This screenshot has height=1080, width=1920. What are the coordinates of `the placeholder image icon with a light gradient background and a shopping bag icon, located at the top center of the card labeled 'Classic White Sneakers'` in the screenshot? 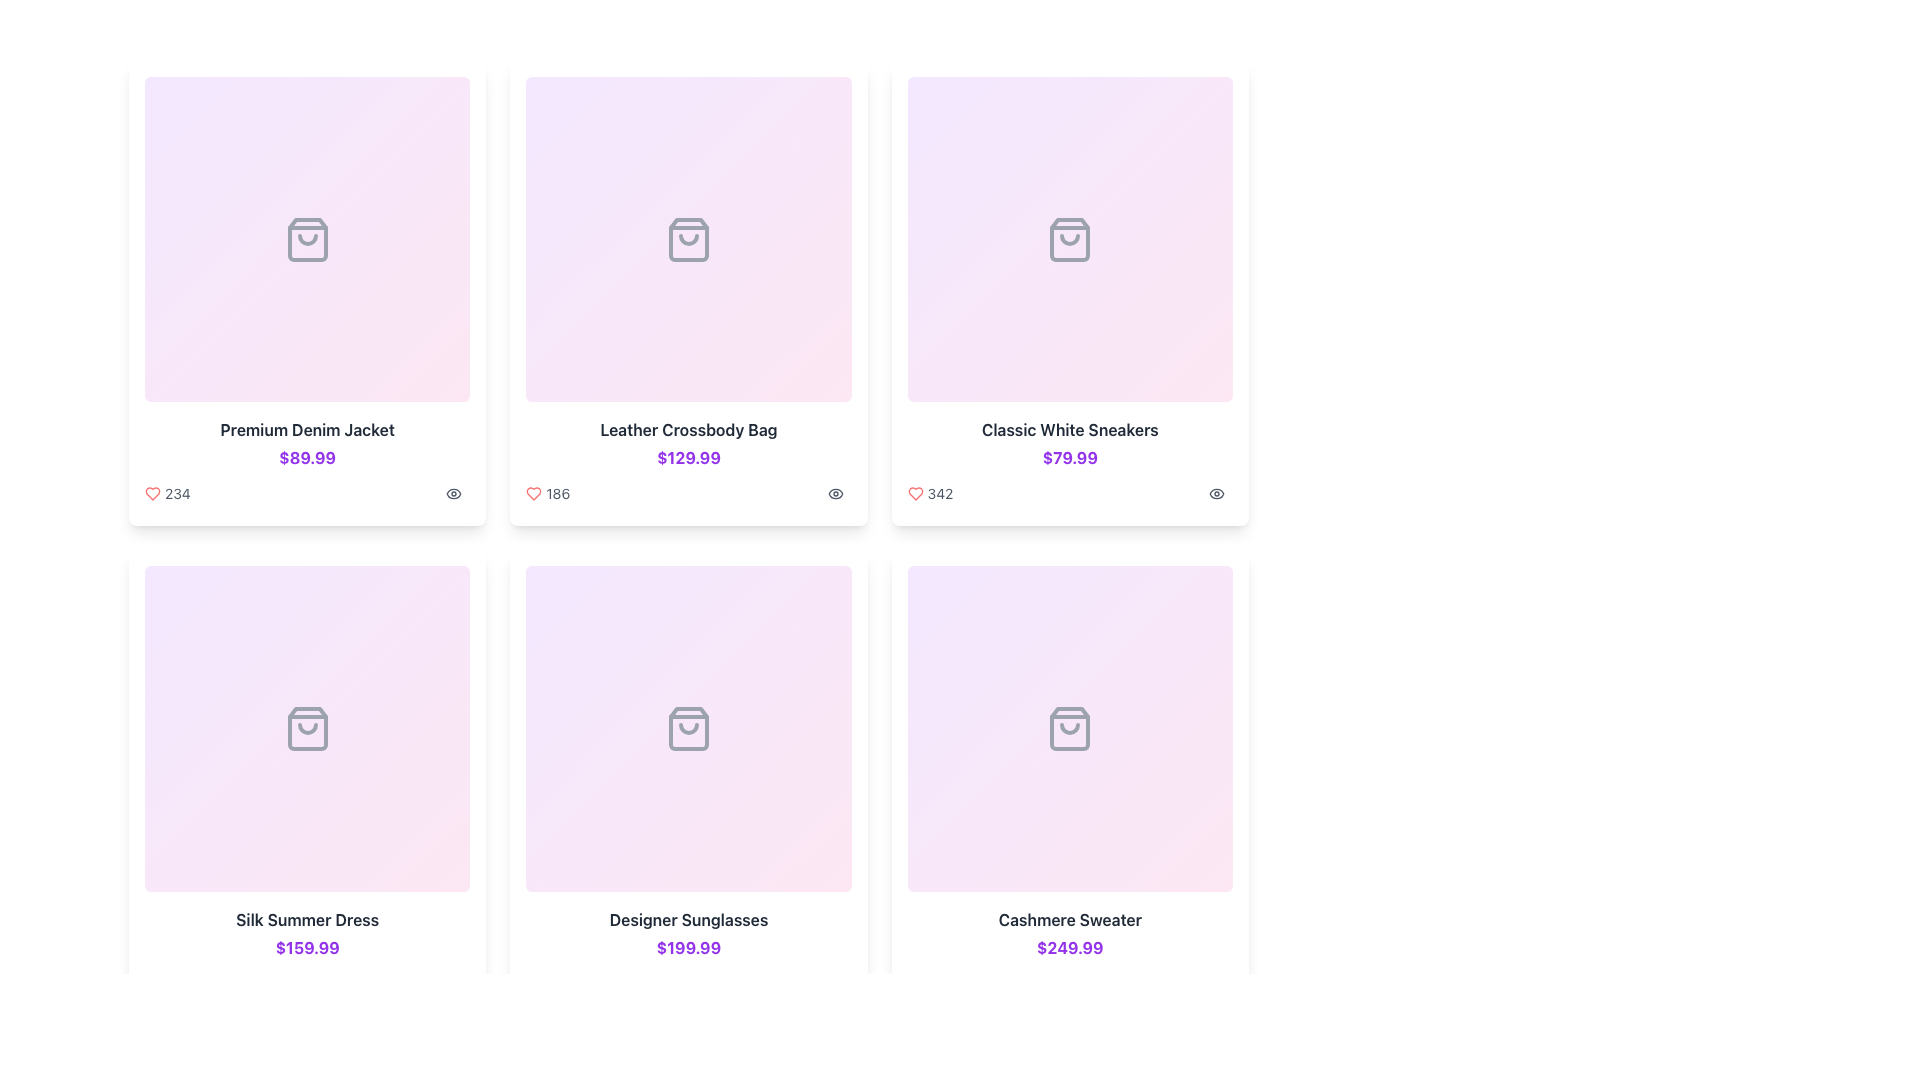 It's located at (1069, 238).